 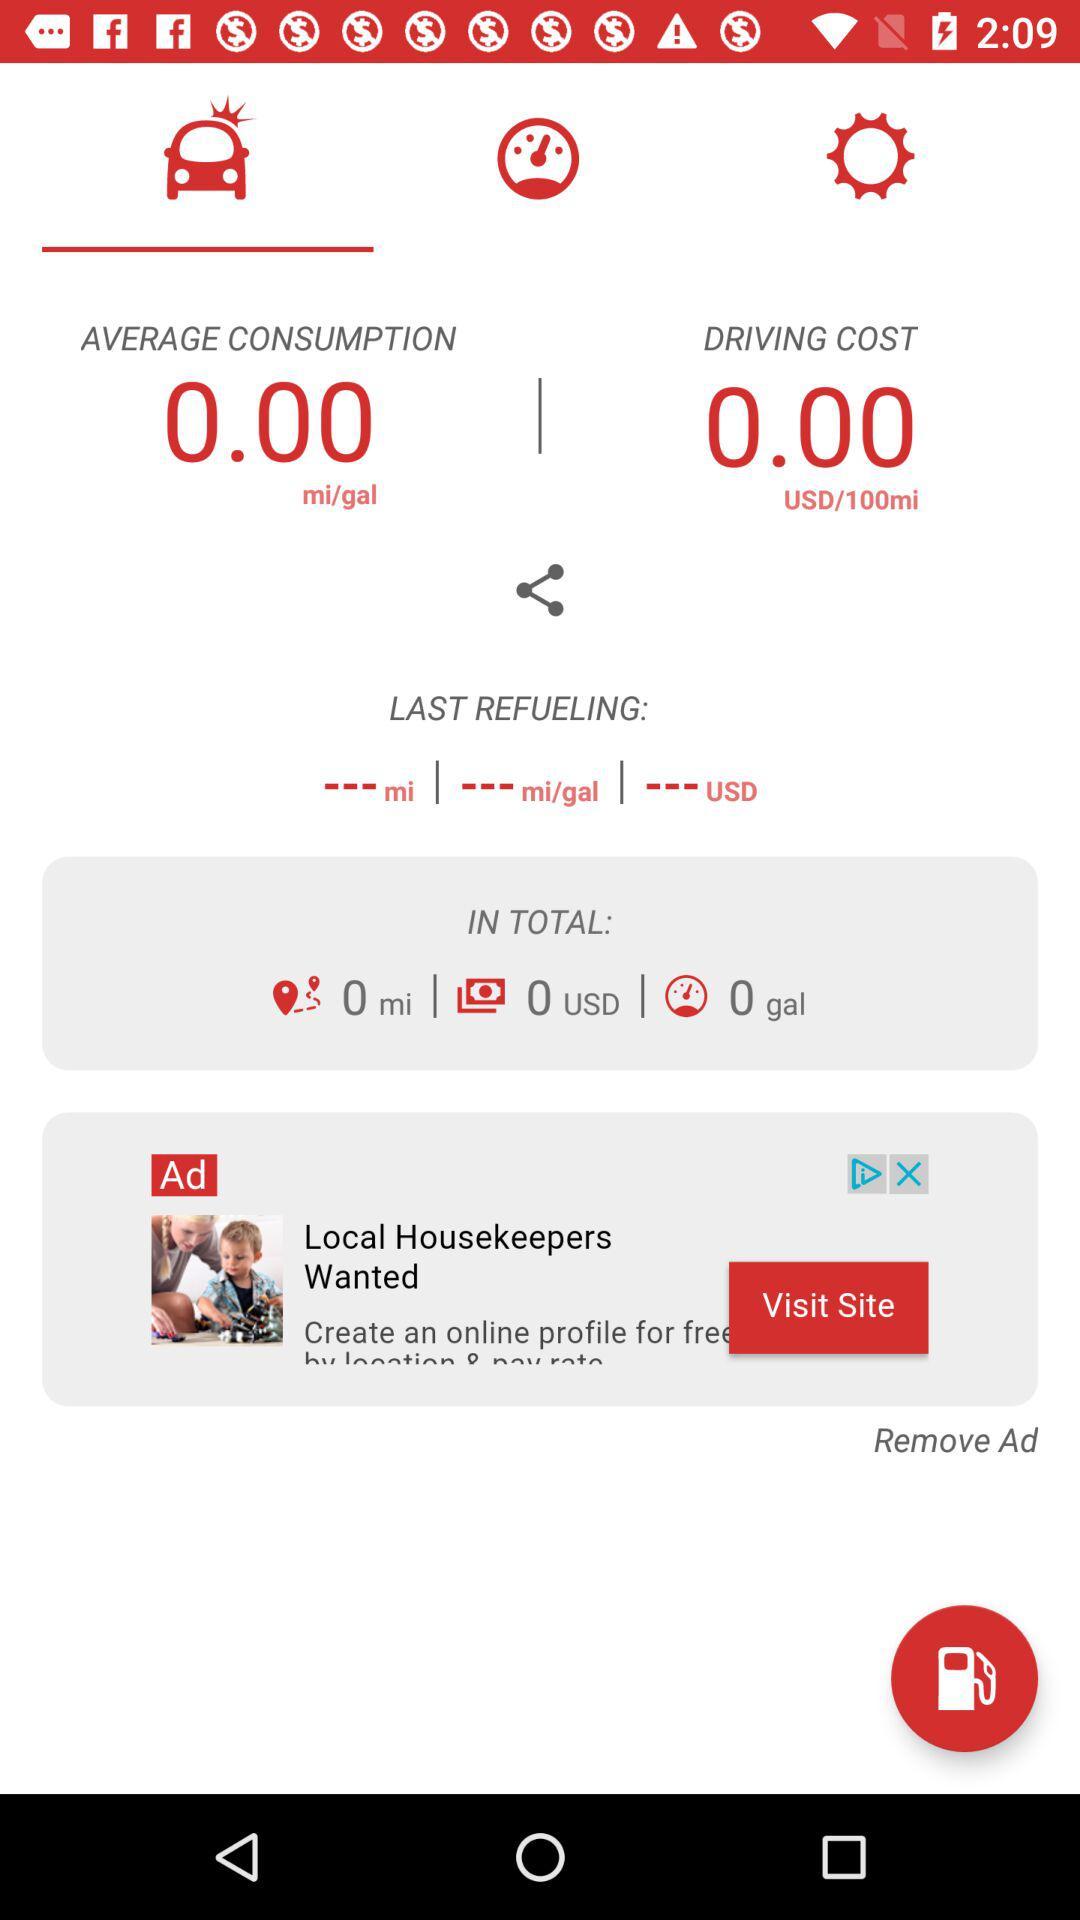 I want to click on advertising, so click(x=540, y=1258).